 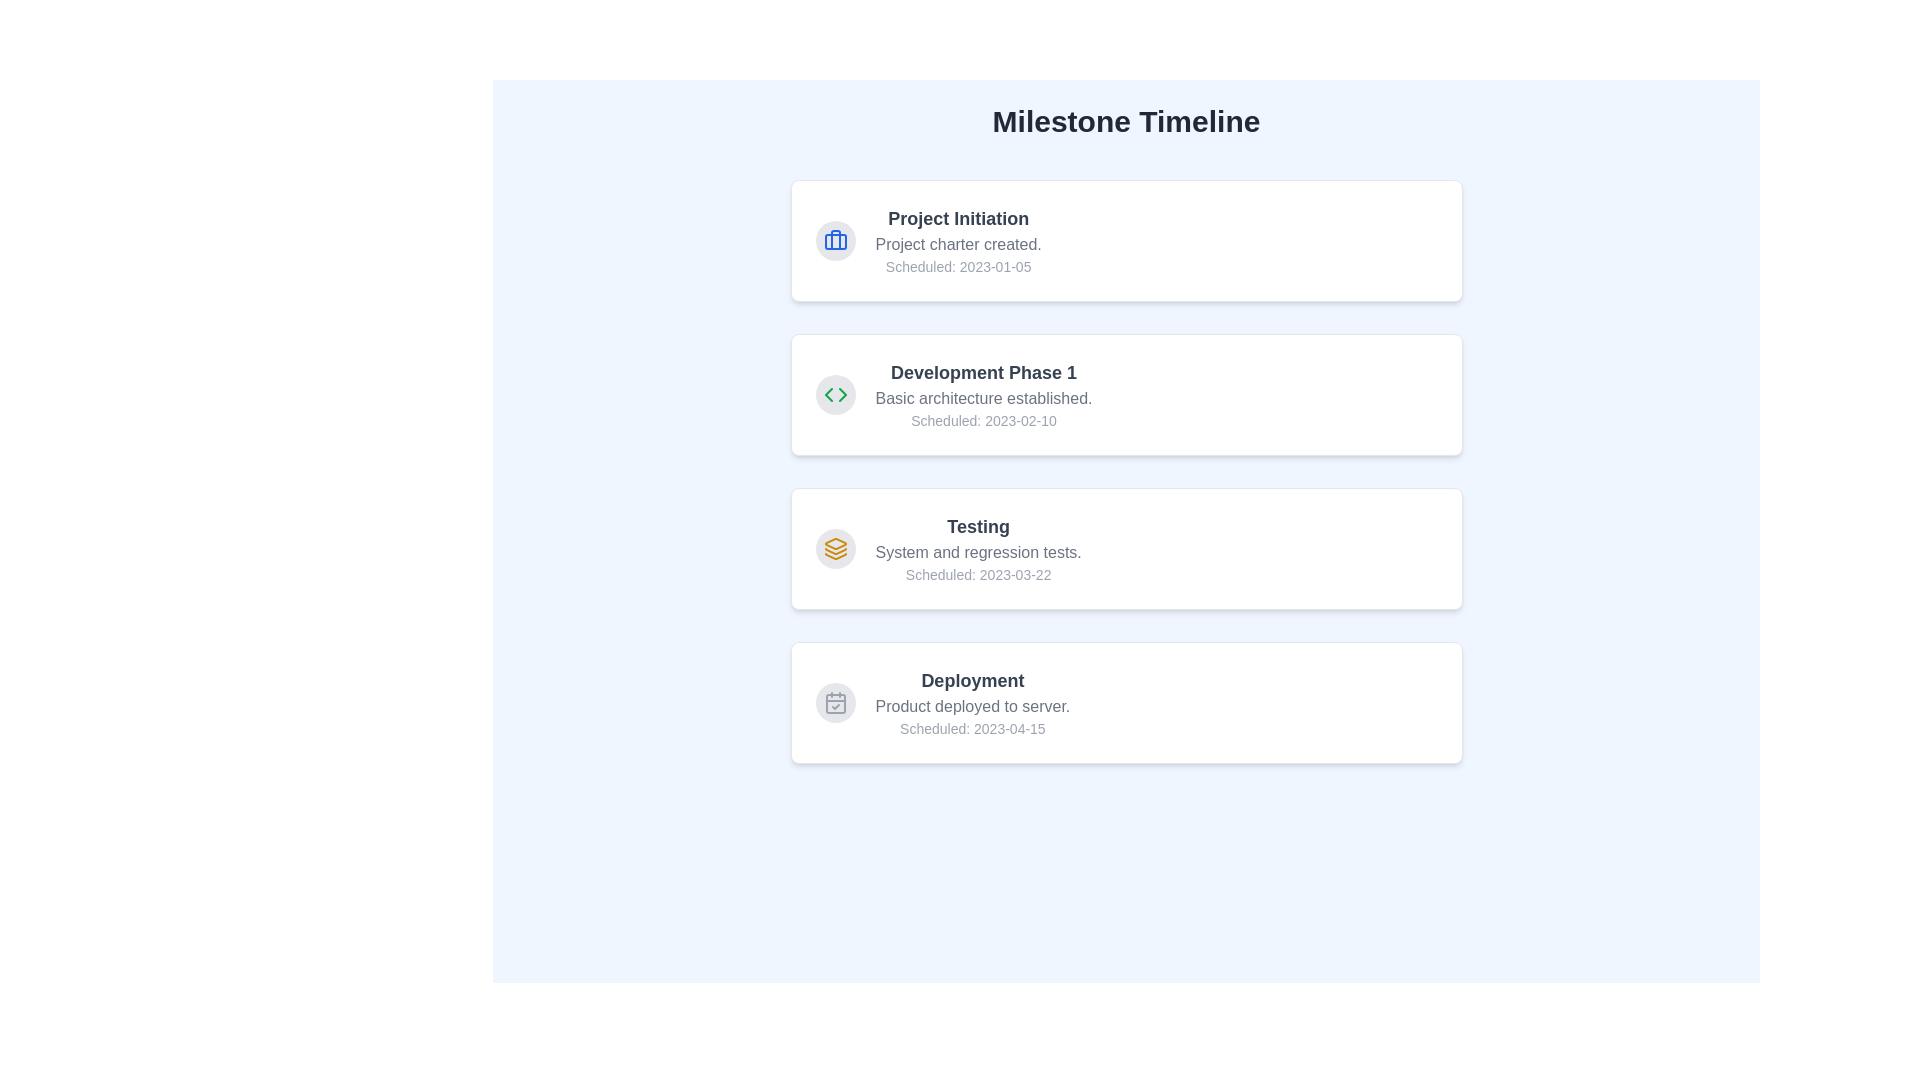 I want to click on heading text located at the top of the main content section, which serves as a title for the timeline section, so click(x=1126, y=122).